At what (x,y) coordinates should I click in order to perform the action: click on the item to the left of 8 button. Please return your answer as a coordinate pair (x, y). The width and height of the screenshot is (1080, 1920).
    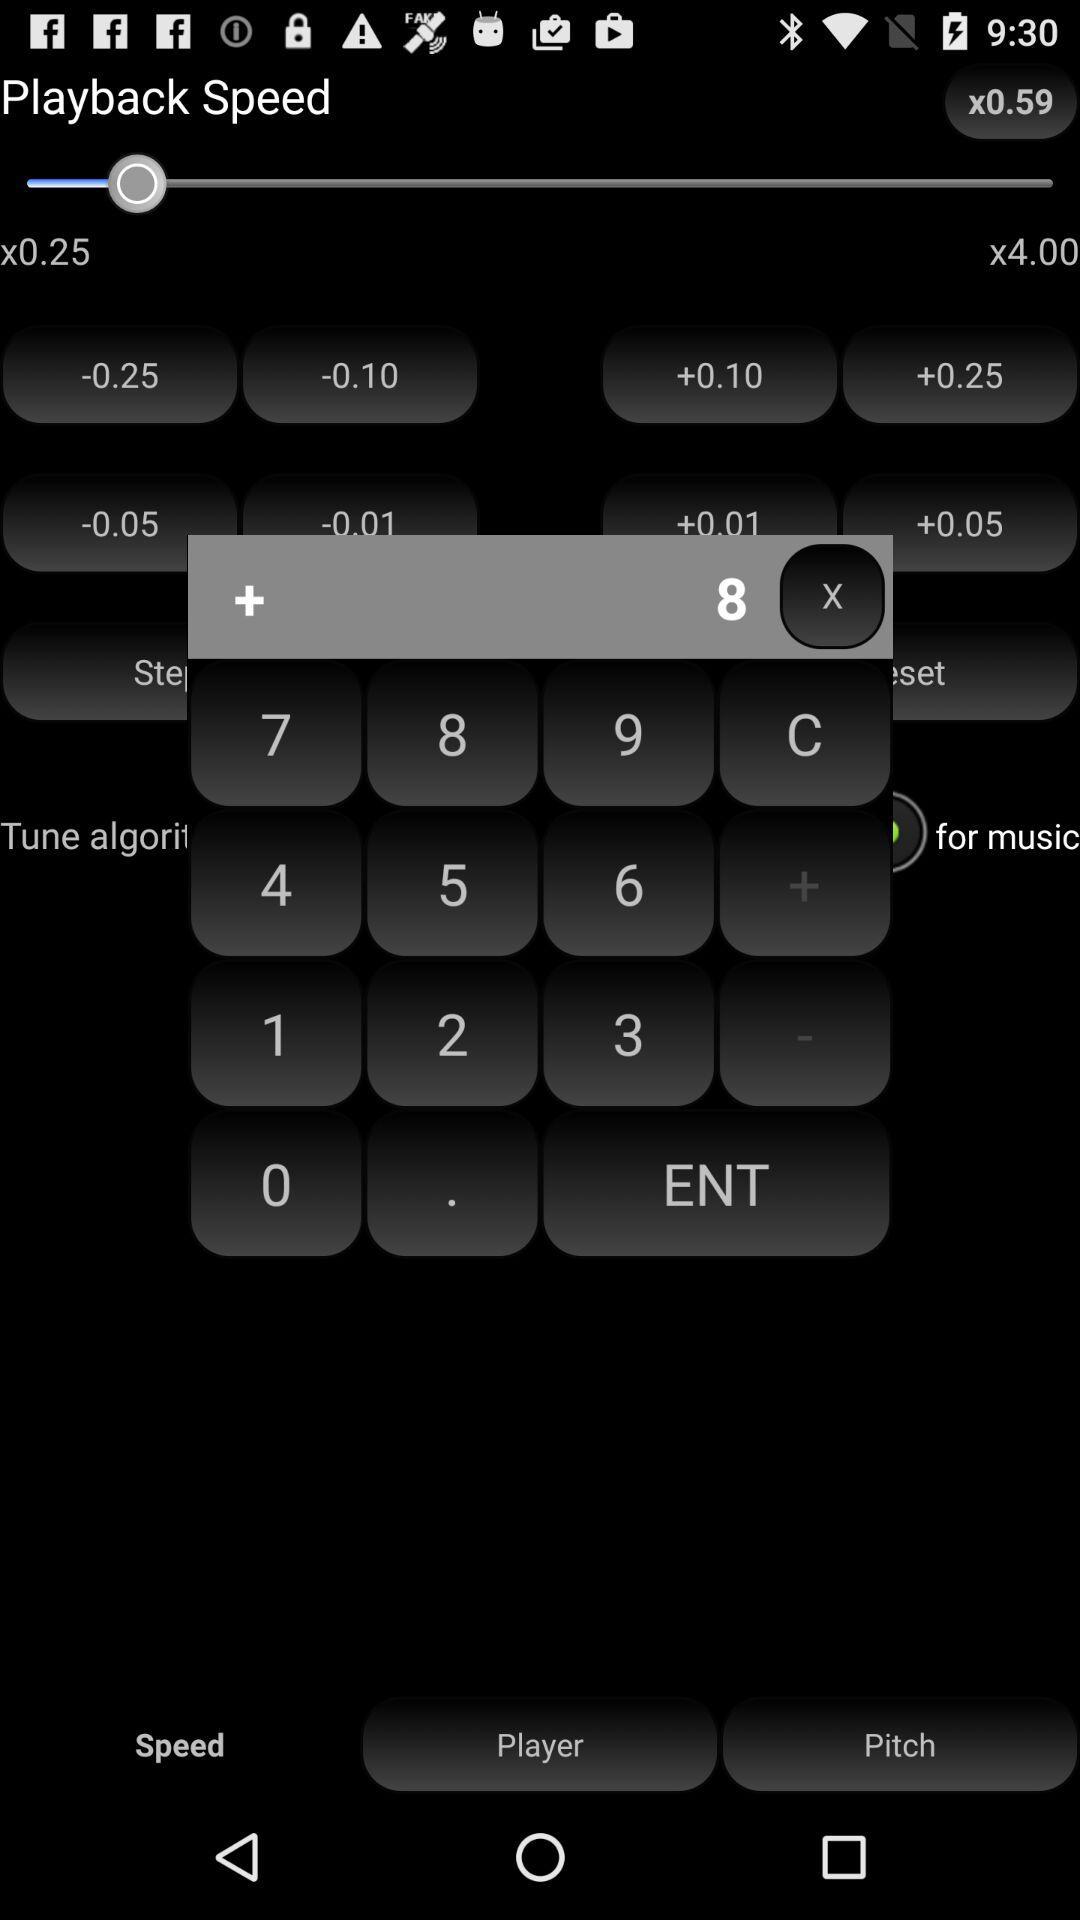
    Looking at the image, I should click on (275, 732).